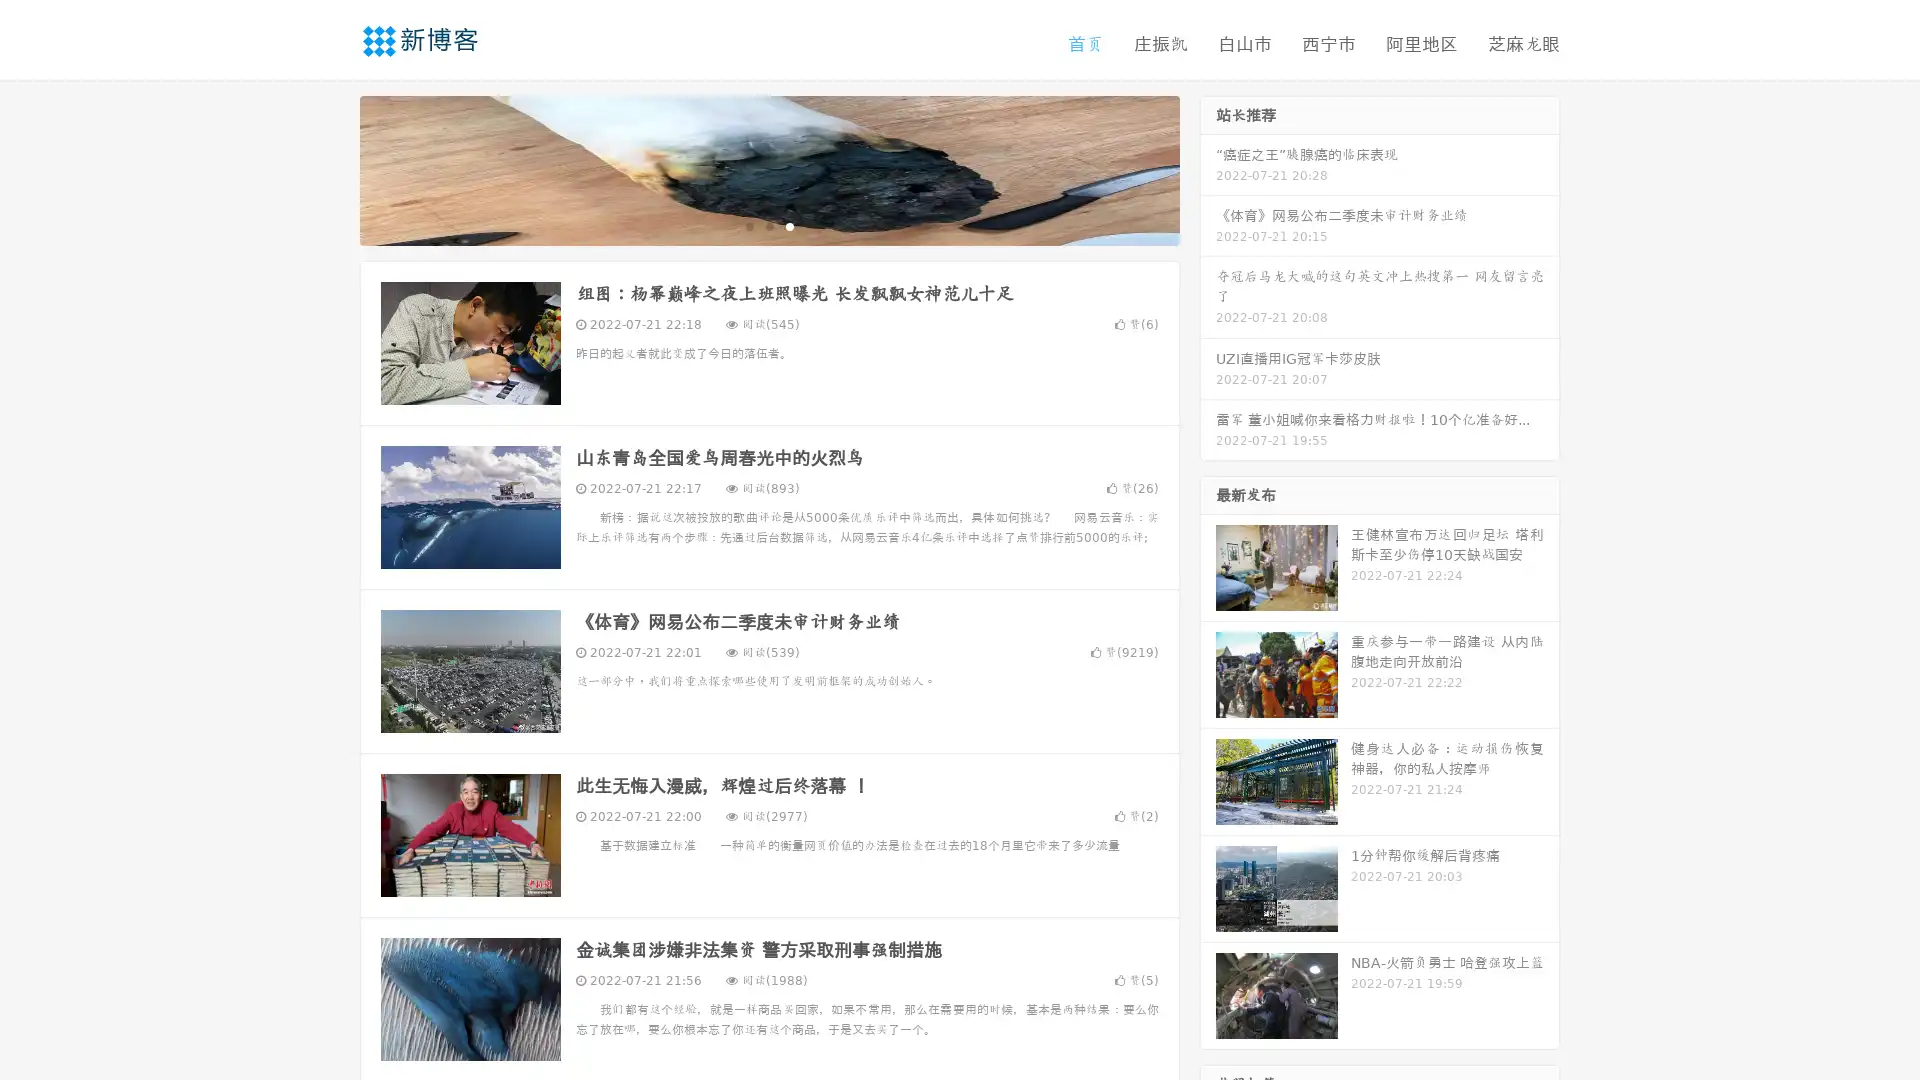  What do you see at coordinates (330, 168) in the screenshot?
I see `Previous slide` at bounding box center [330, 168].